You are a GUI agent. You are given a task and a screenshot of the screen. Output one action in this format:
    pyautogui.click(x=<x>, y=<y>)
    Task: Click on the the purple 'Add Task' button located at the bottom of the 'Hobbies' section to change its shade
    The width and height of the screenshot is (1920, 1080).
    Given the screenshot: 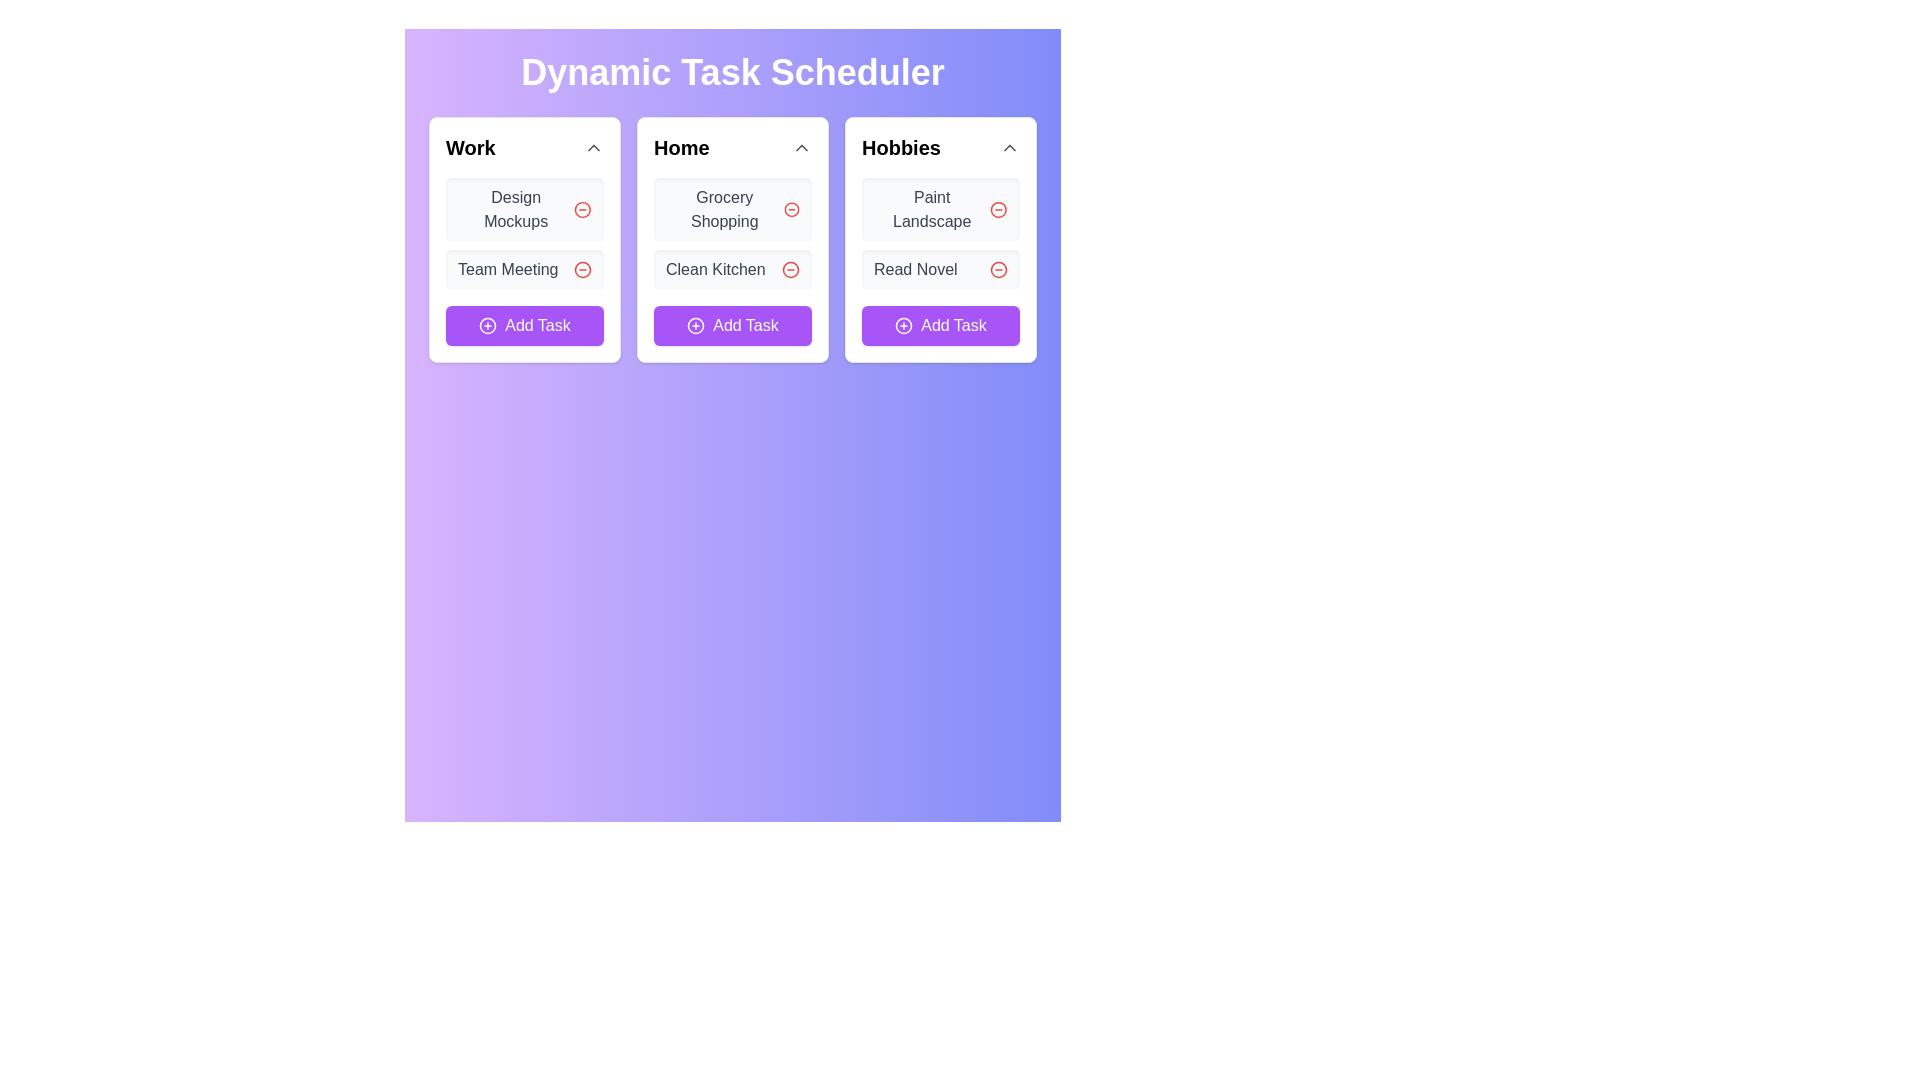 What is the action you would take?
    pyautogui.click(x=939, y=325)
    